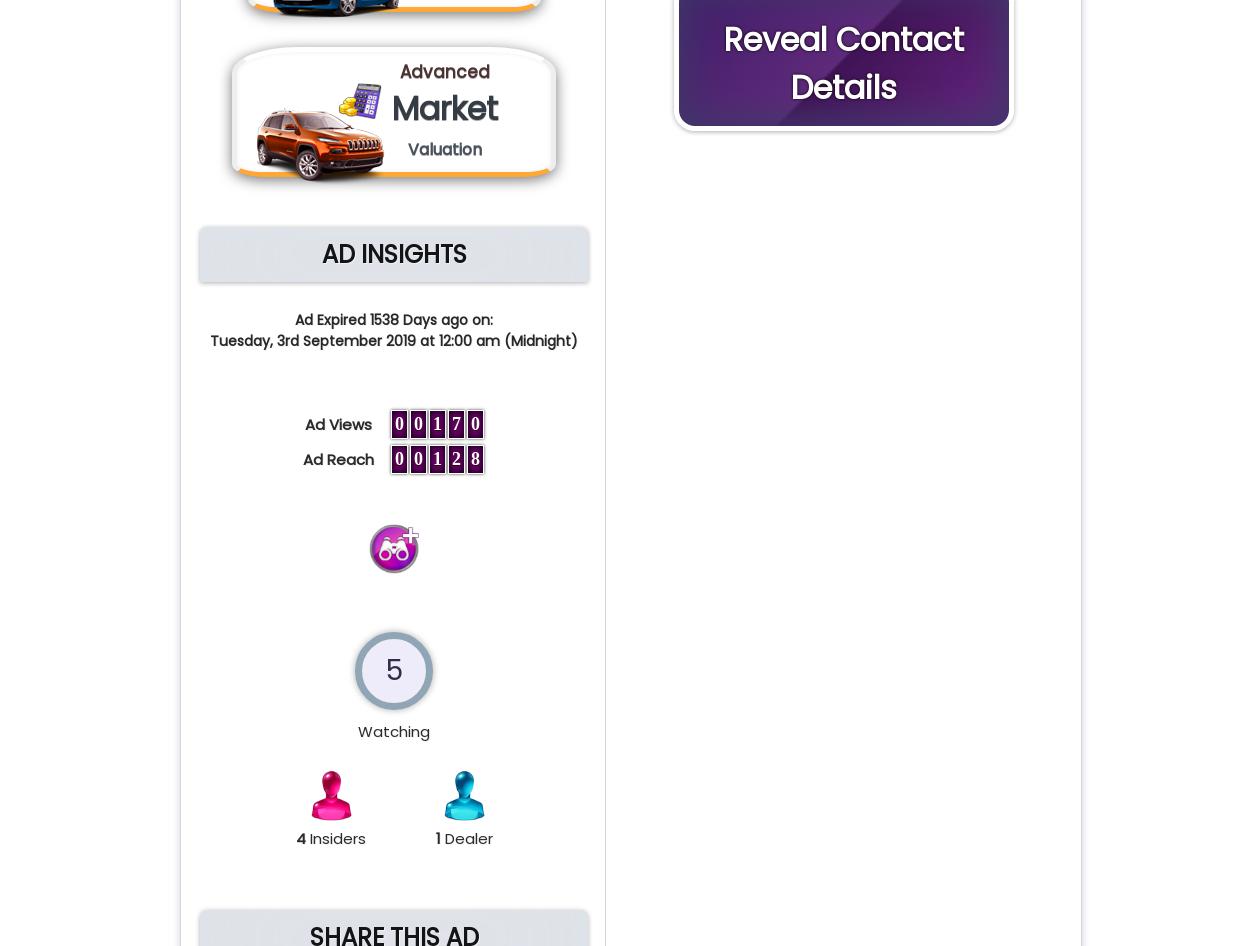  What do you see at coordinates (343, 423) in the screenshot?
I see `'Ad Views'` at bounding box center [343, 423].